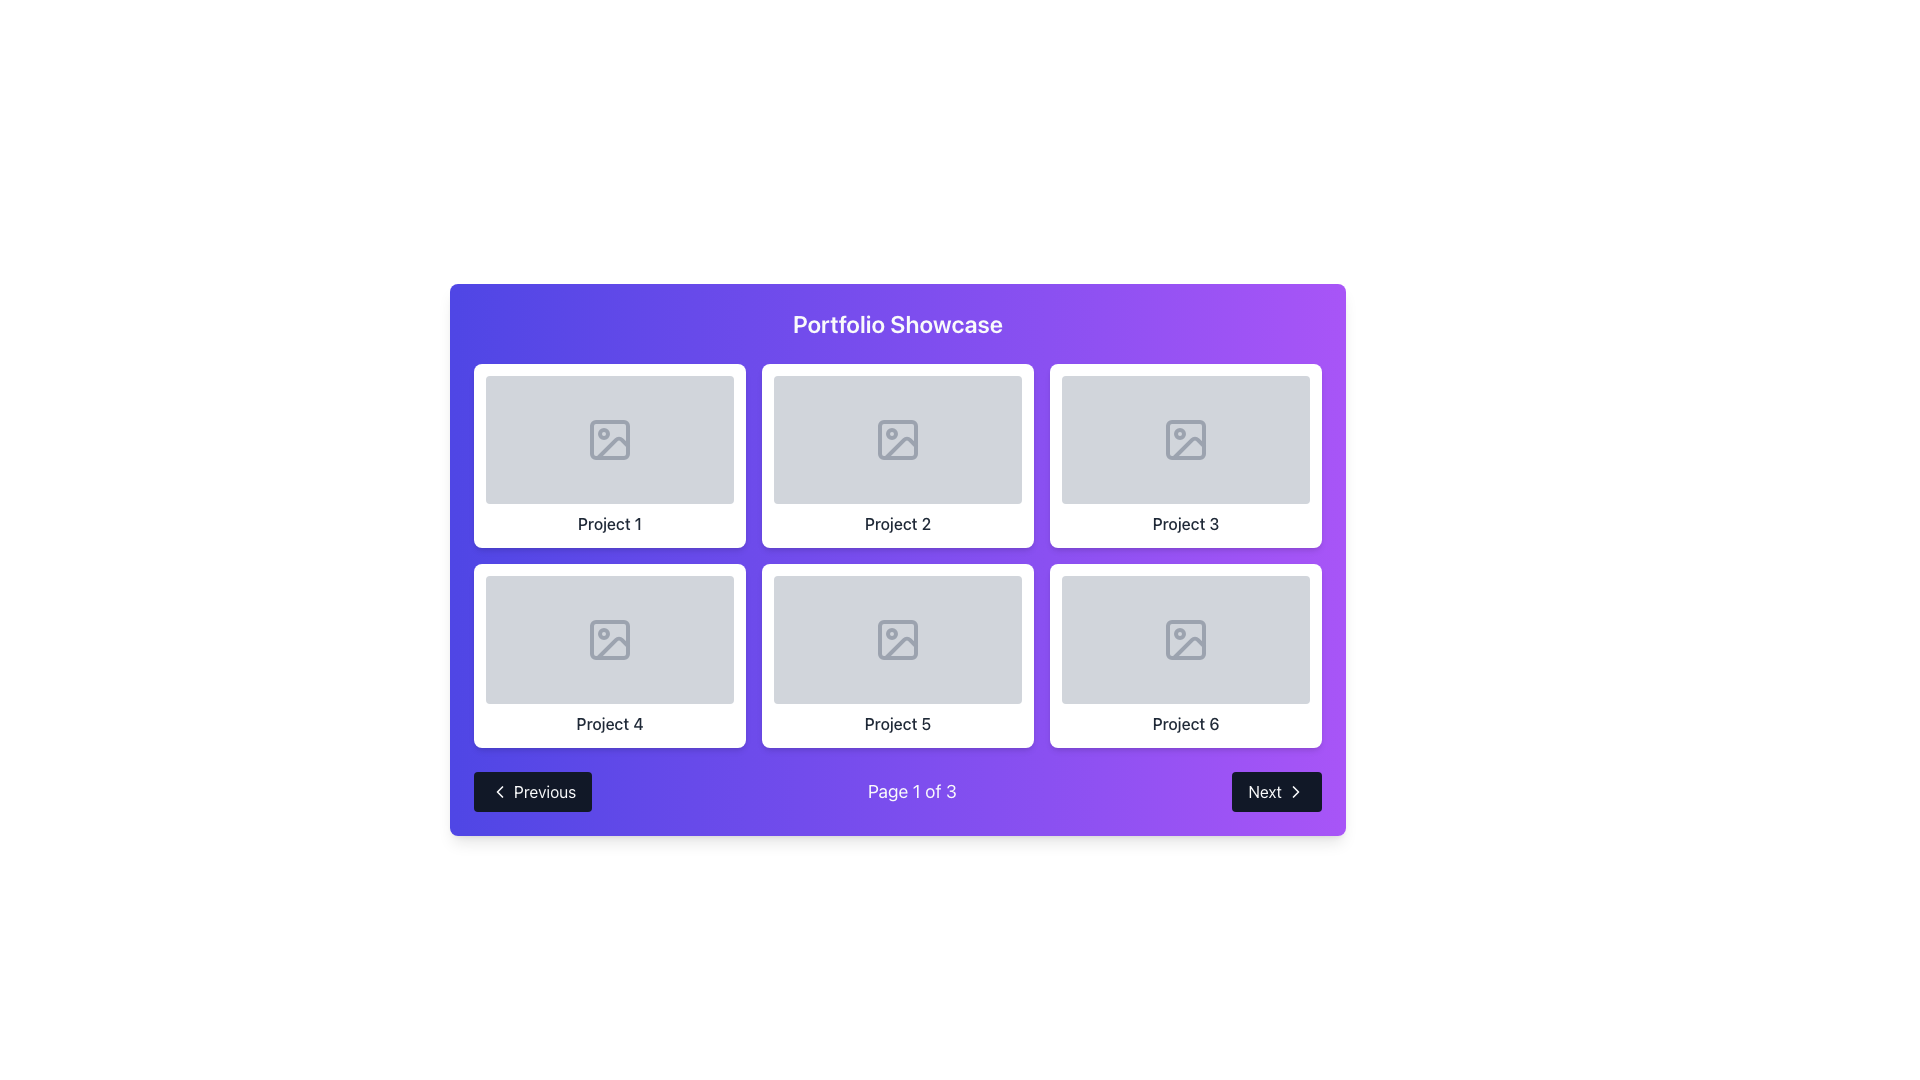  Describe the element at coordinates (608, 455) in the screenshot. I see `the Card element that has a white background, rounded corners, and contains a 'Project 1' label below a placeholder image, located in the top-left corner of a grid layout` at that location.